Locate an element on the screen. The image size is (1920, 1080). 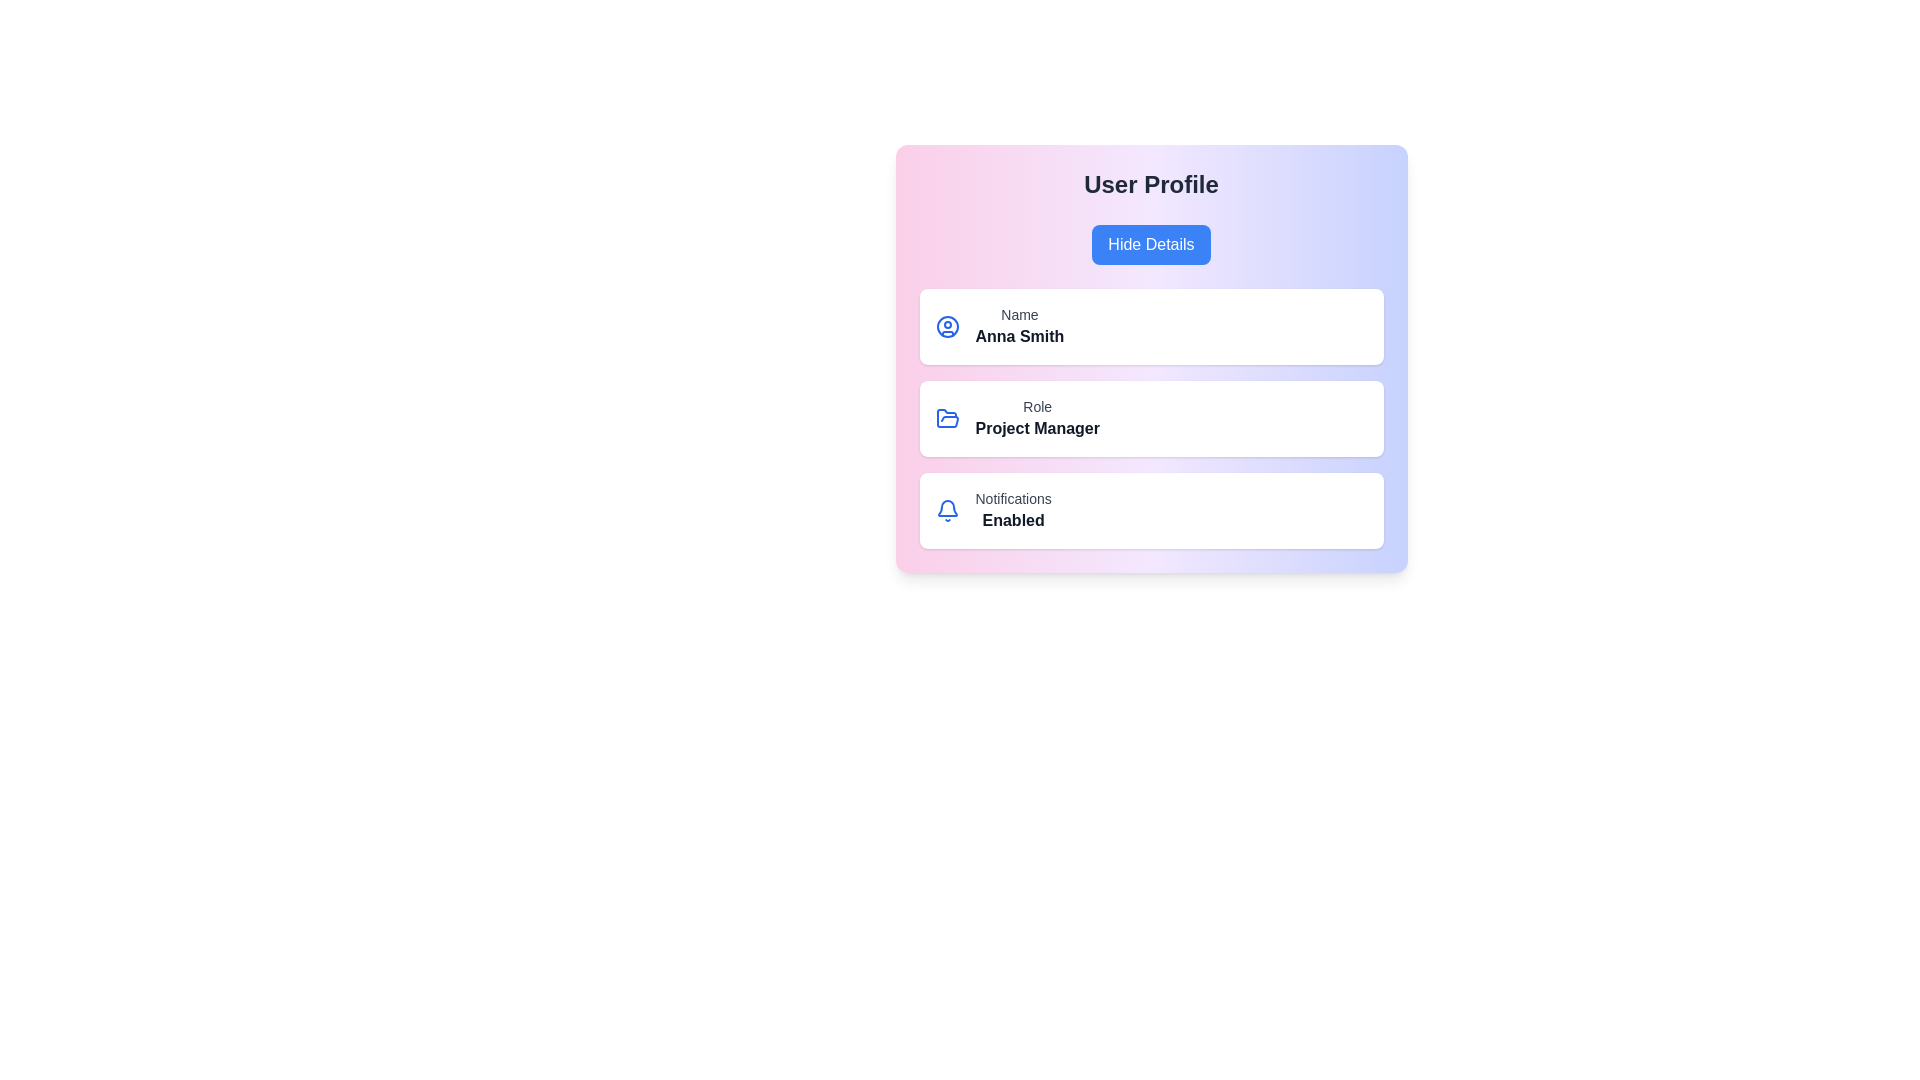
the 'Enabled' text label, which is styled in bold dark gray and located in the notification section of the user profile card, beneath the 'Notifications' label and next to the bell icon is located at coordinates (1013, 519).